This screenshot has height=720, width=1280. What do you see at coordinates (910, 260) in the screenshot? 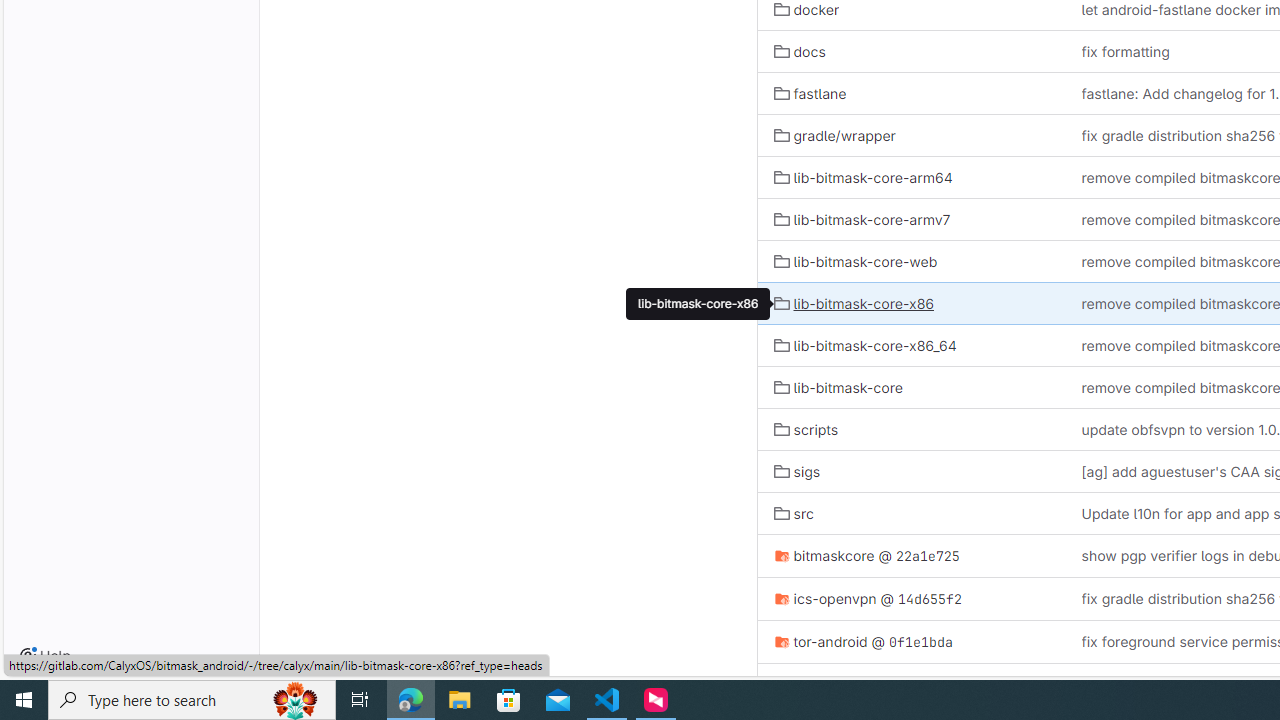
I see `'lib-bitmask-core-web'` at bounding box center [910, 260].